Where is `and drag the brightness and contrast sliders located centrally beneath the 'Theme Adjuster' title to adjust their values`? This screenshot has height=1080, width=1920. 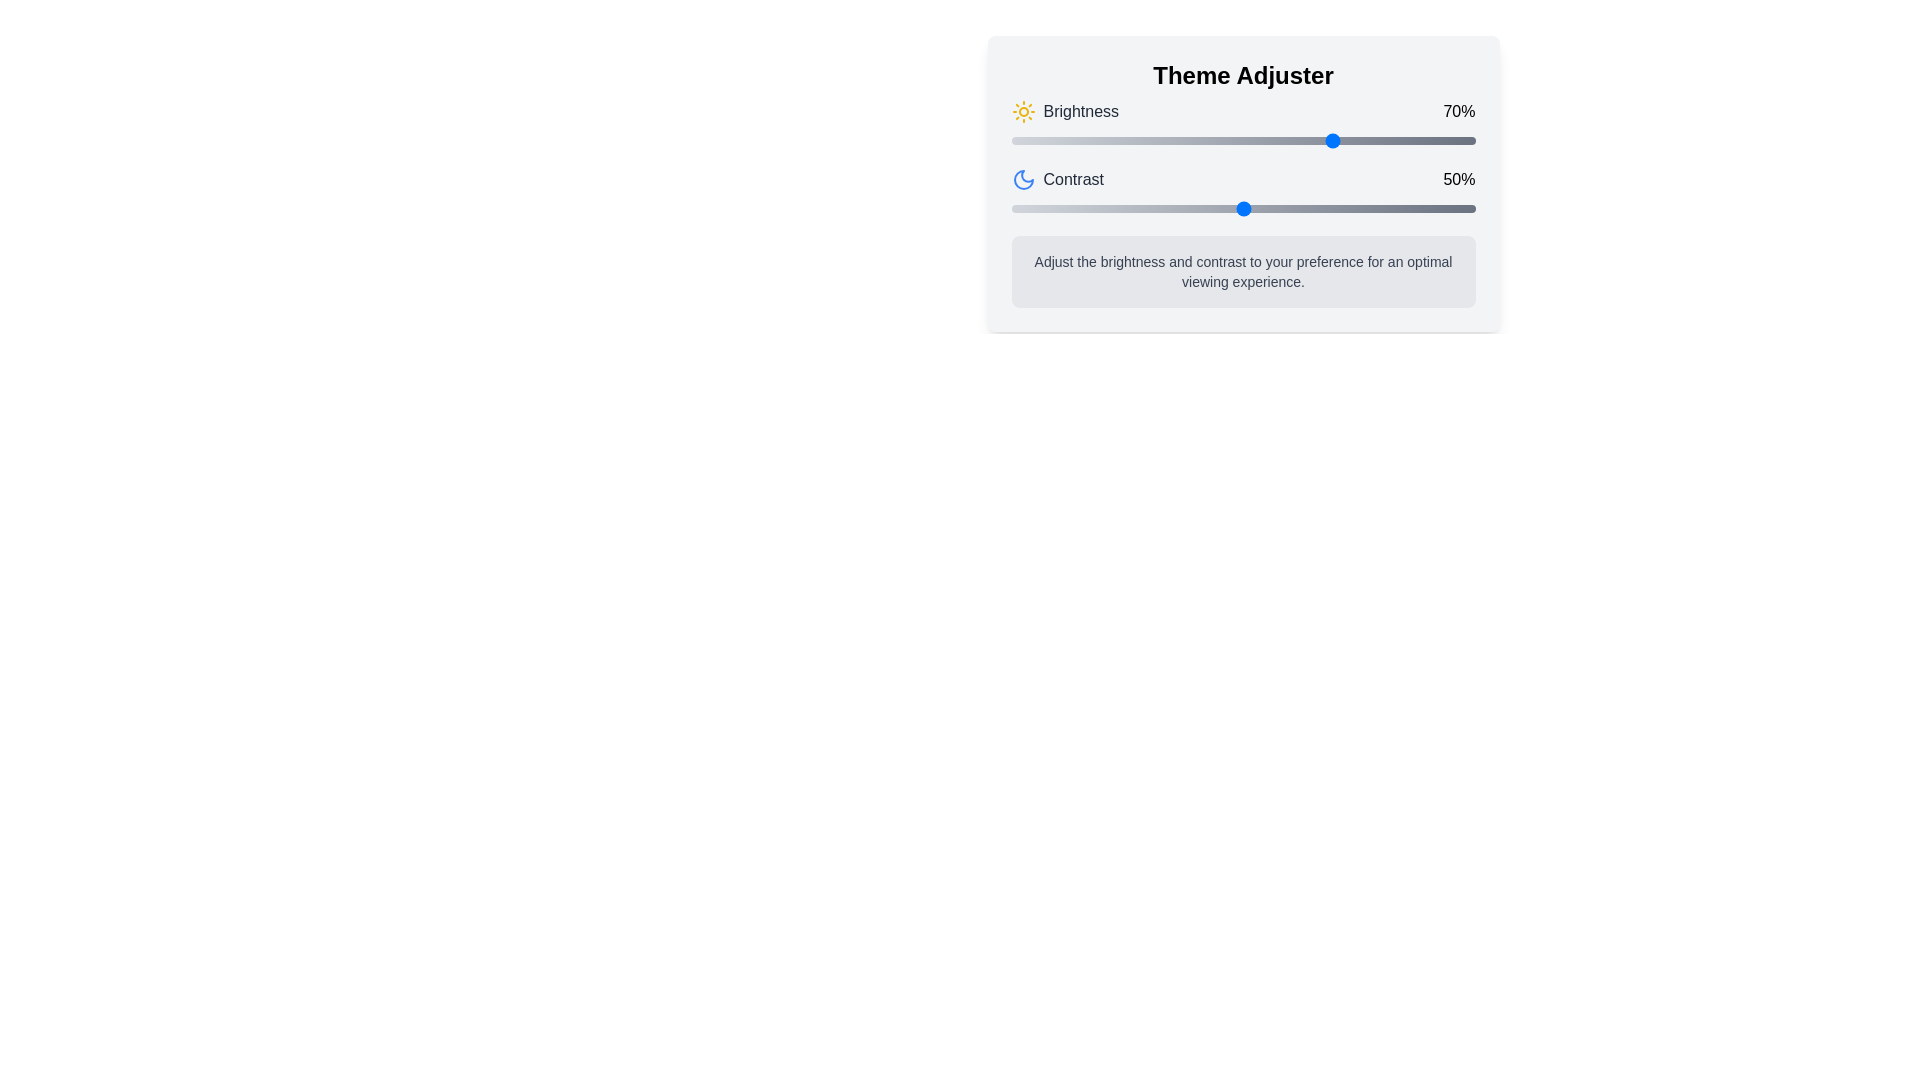 and drag the brightness and contrast sliders located centrally beneath the 'Theme Adjuster' title to adjust their values is located at coordinates (1242, 158).